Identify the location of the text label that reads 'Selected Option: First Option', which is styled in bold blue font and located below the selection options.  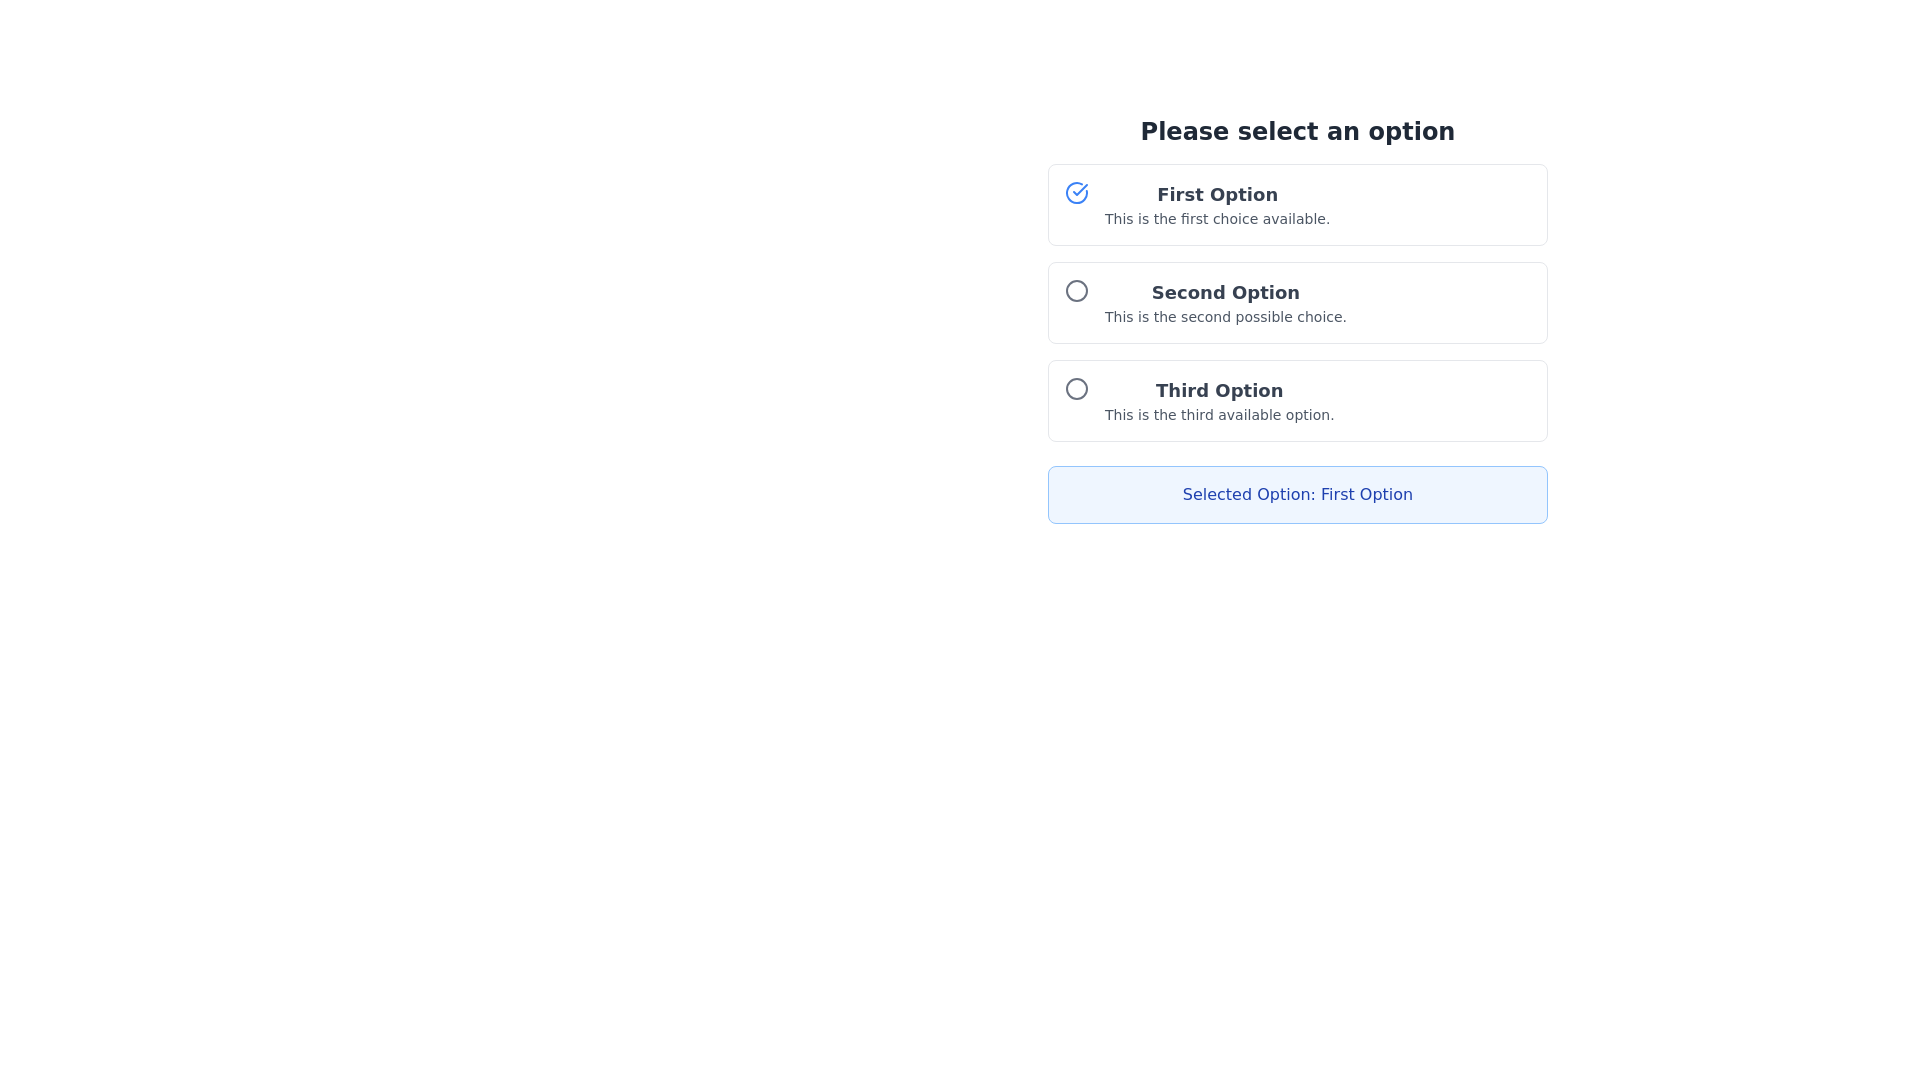
(1297, 494).